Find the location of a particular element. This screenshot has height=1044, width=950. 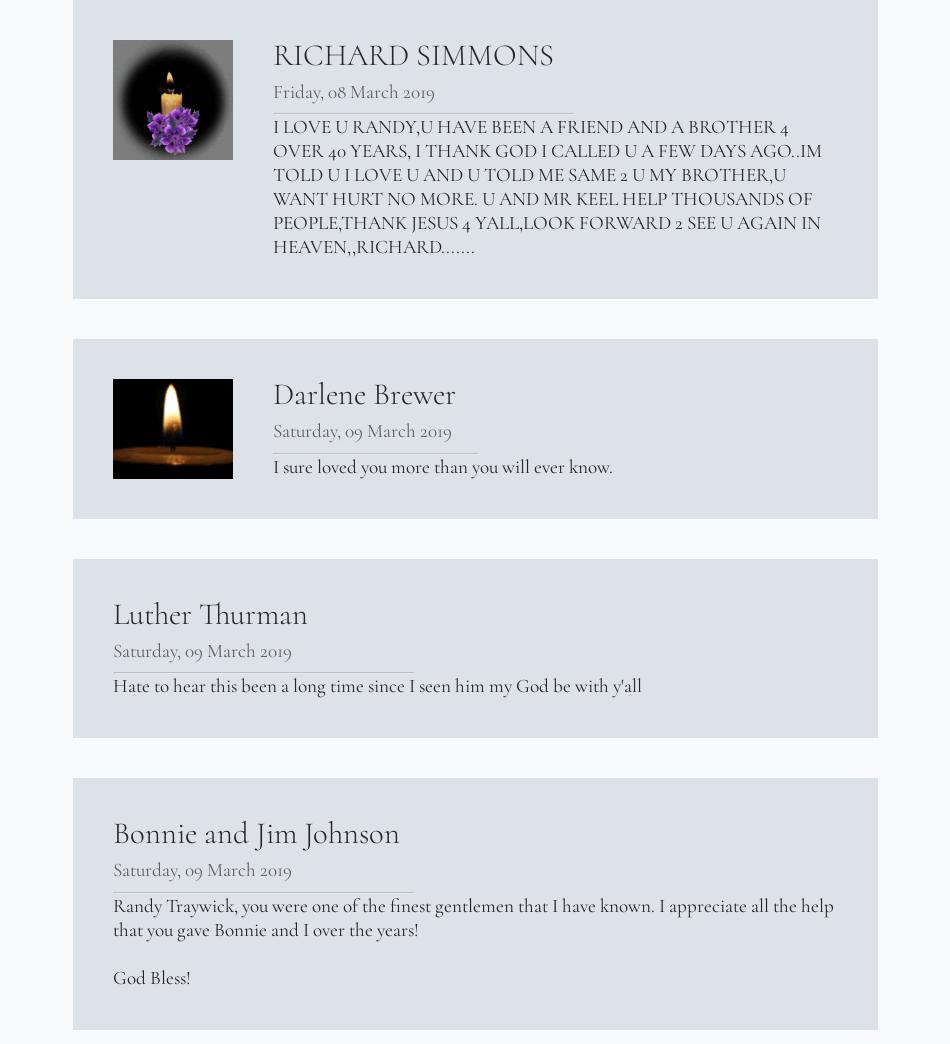

'I LOVE U RANDY,U HAVE BEEN A FRIEND AND A BROTHER 4 OVER 40 YEARS, I THANK GOD I CALLED U A FEW DAYS AGO..IM TOLD U I LOVE U AND U TOLD ME SAME 2 U MY BROTHER,U WANT HURT NO MORE. U AND MR KEEL HELP THOUSANDS OF PEOPLE,THANK JESUS 4 YALL,LOOK FORWARD 2 SEE U AGAIN IN HEAVEN,,RICHARD.......' is located at coordinates (546, 185).